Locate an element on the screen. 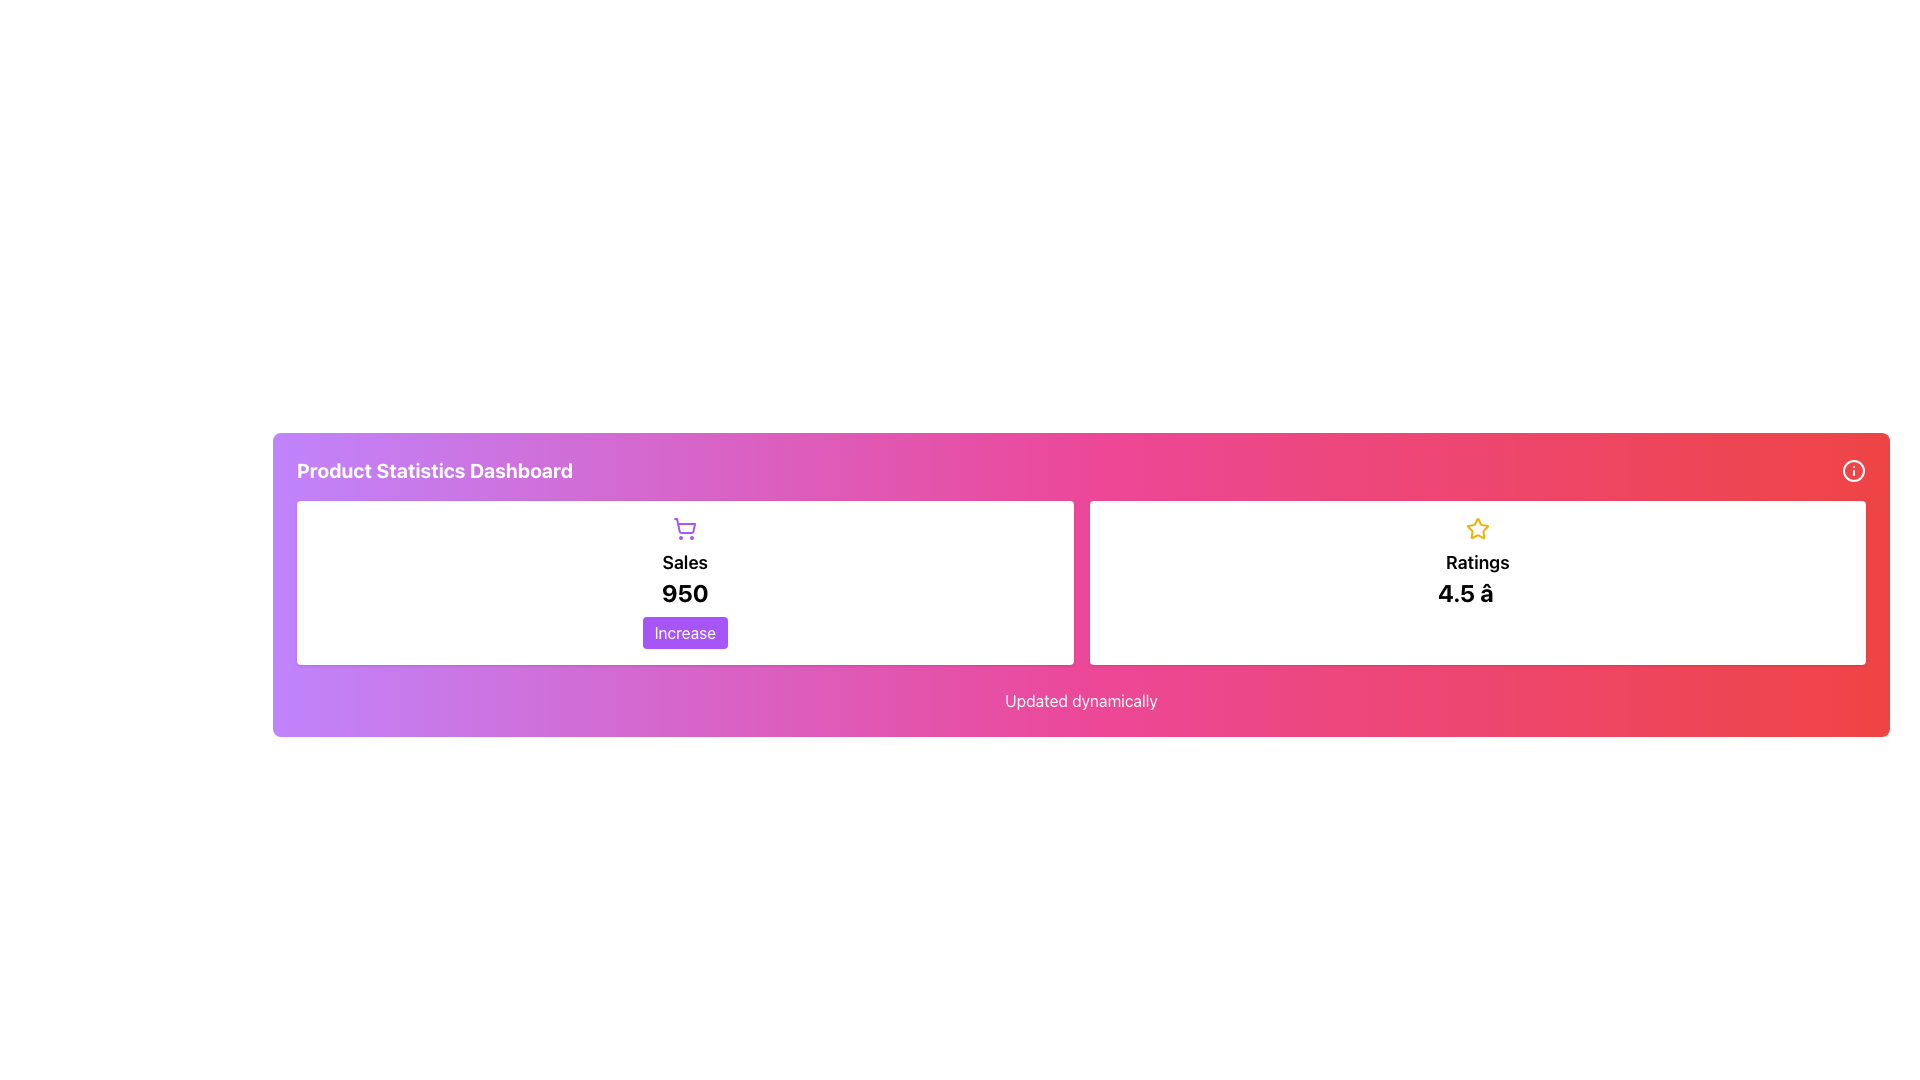  the purple shopping cart icon located at the top center of the sales data card, above the text 'Sales' and '950' is located at coordinates (685, 527).